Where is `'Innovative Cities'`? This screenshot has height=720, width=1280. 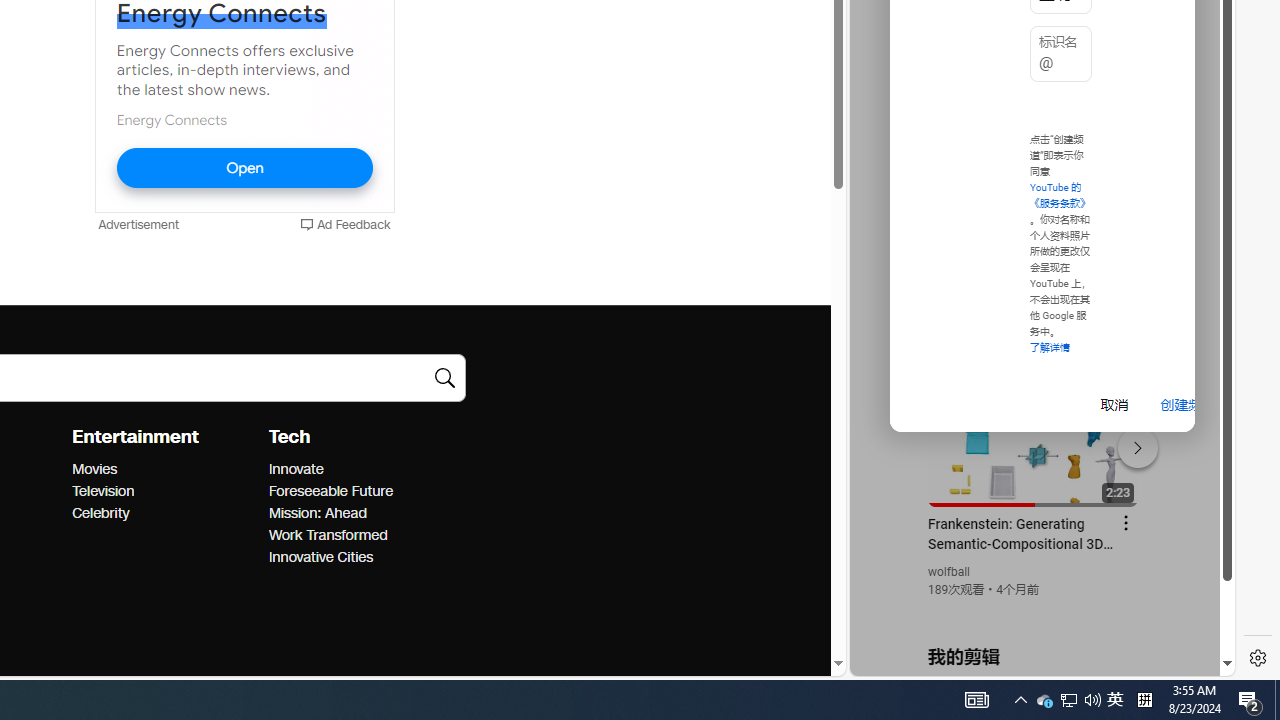
'Innovative Cities' is located at coordinates (360, 558).